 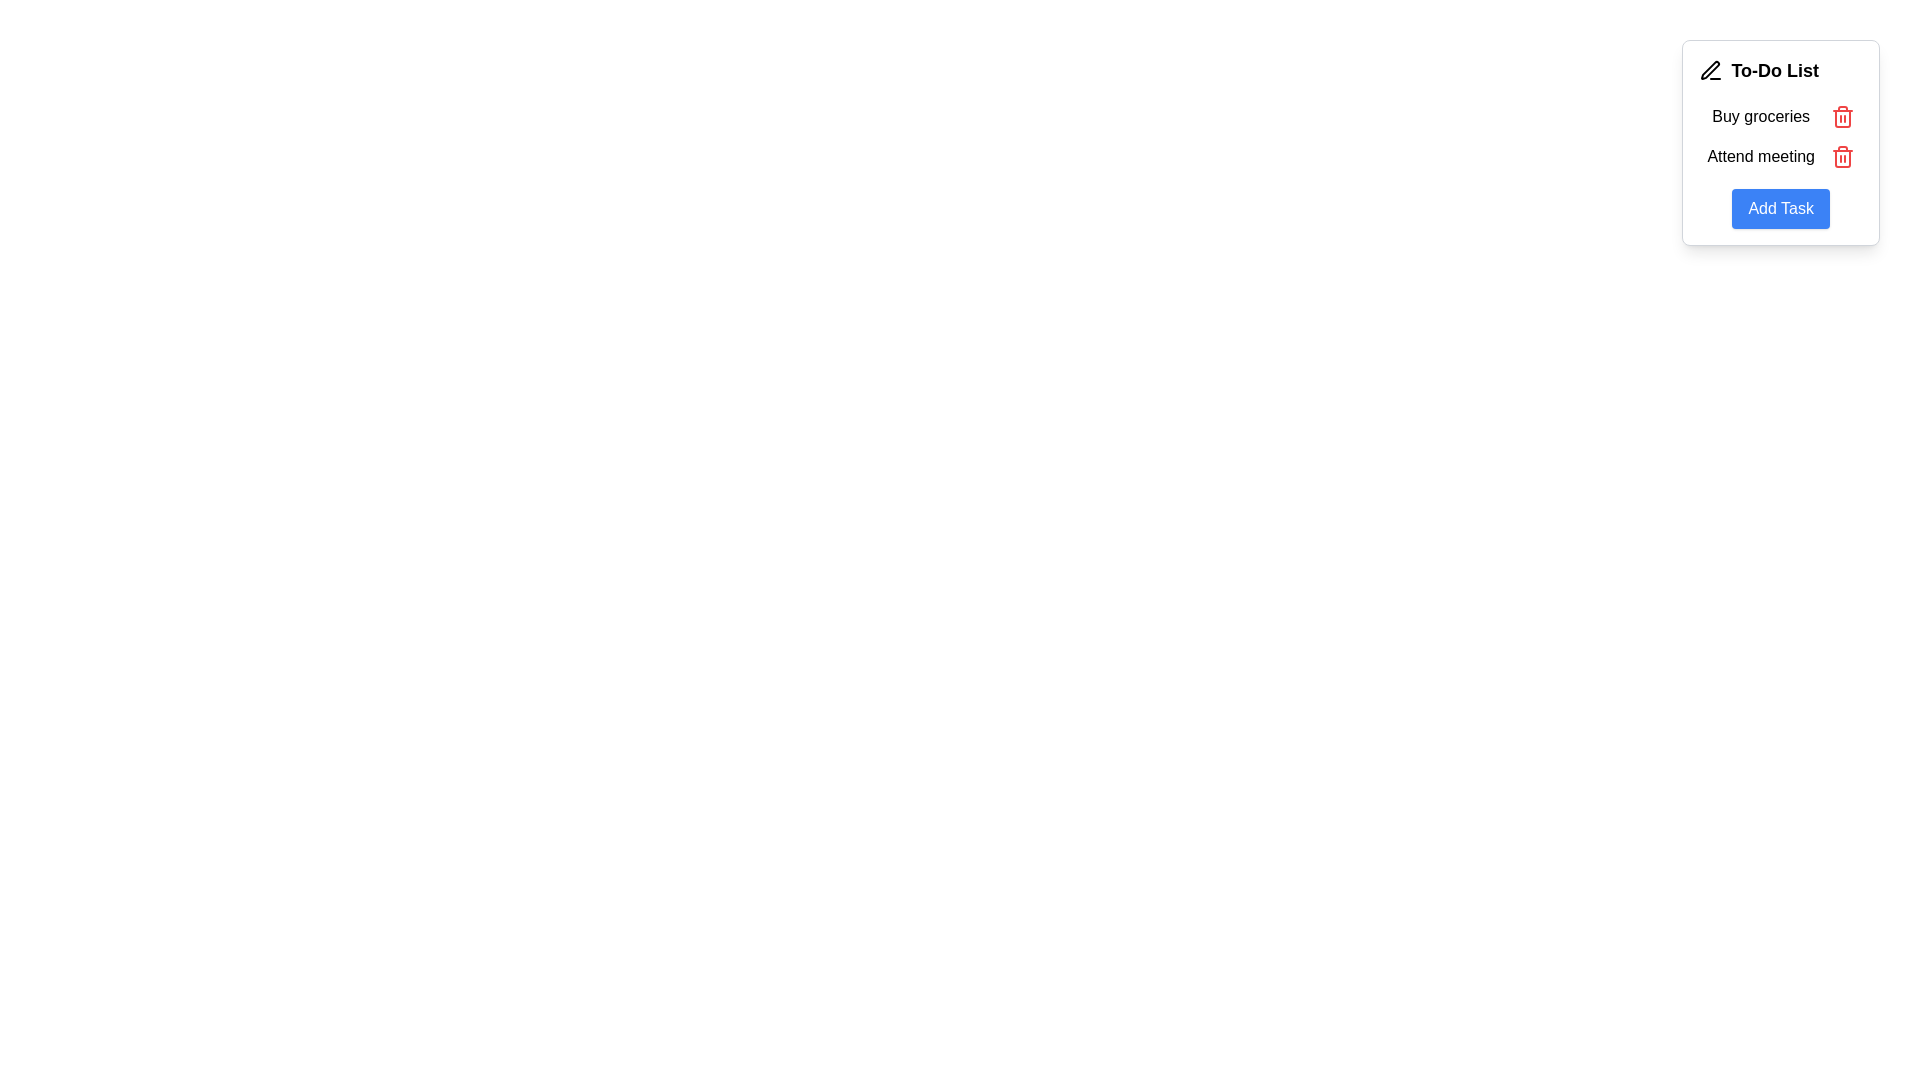 I want to click on the text display reading 'Attend meeting' in the to-do list, which is the second entry below 'Buy groceries', so click(x=1761, y=156).